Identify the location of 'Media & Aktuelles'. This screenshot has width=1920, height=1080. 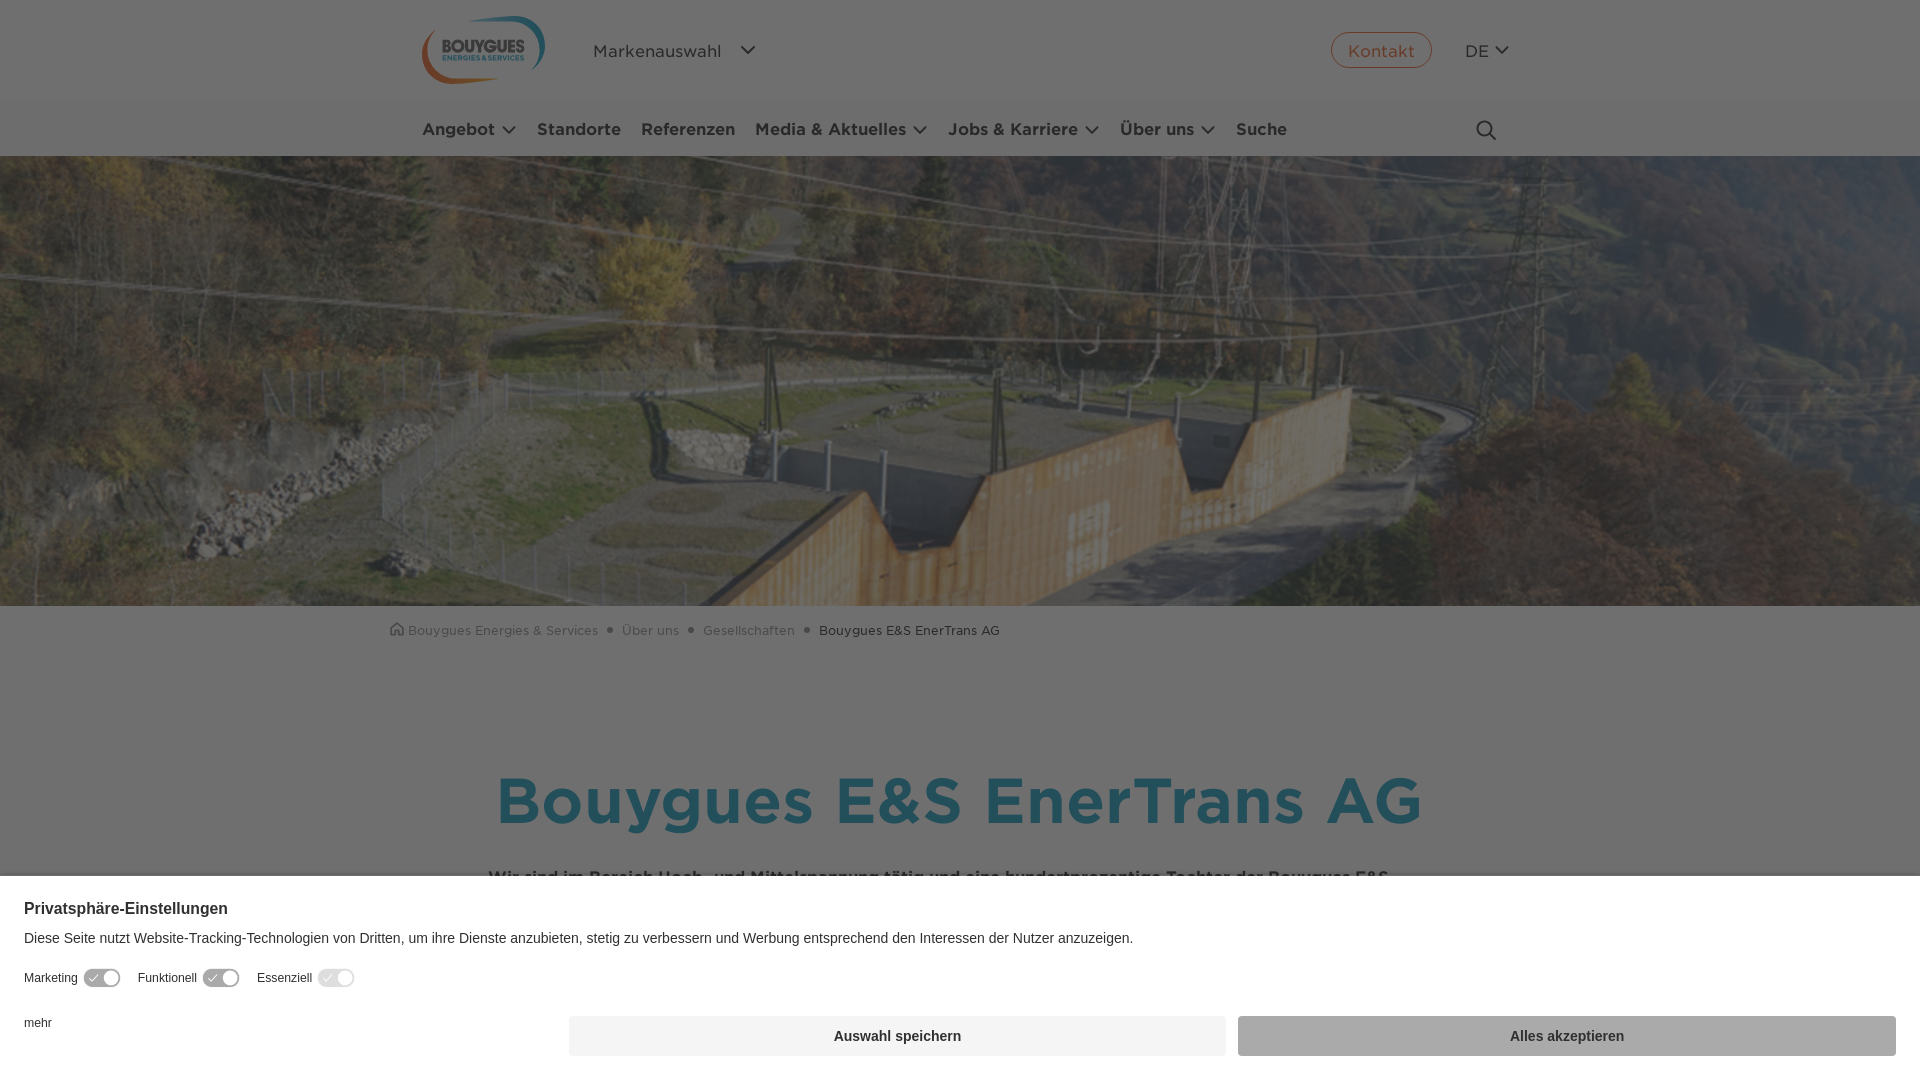
(841, 127).